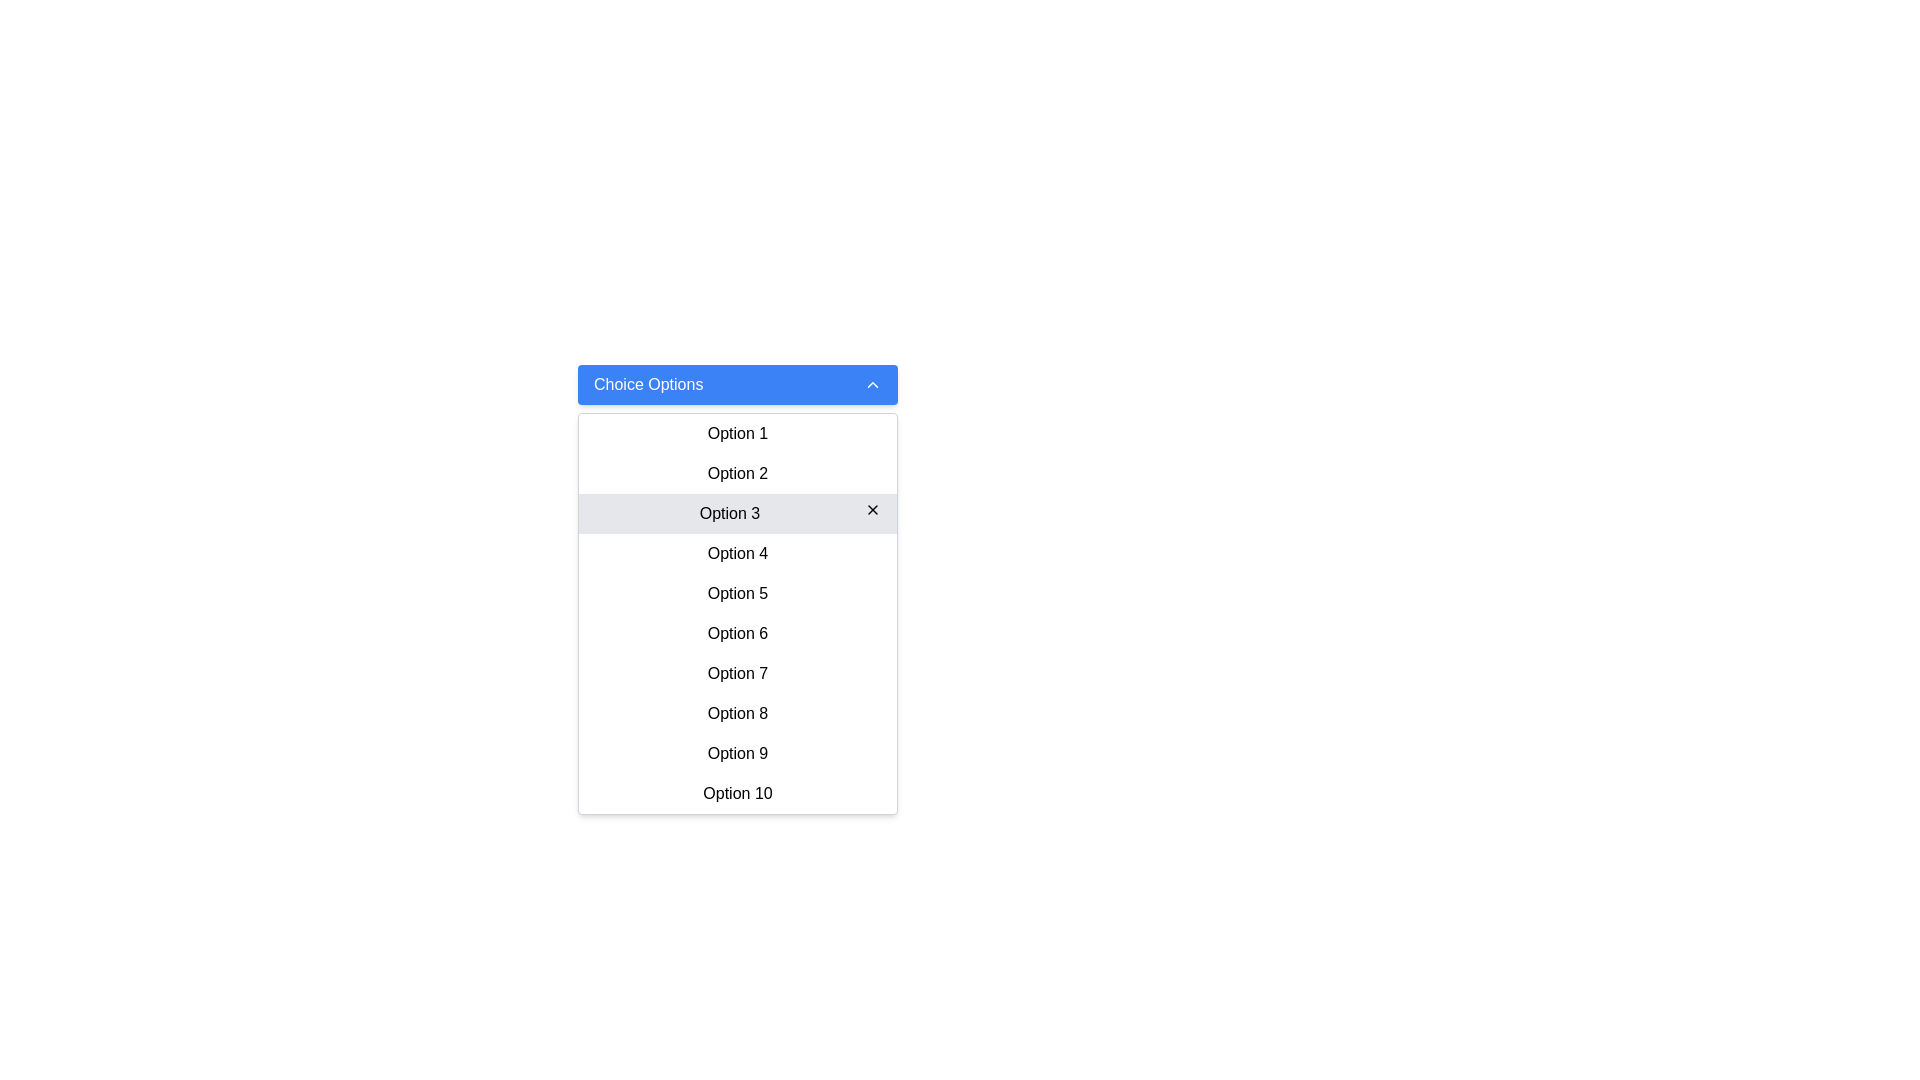  I want to click on the 'Option 2' in the 'Choice Options' dropdown menu, so click(737, 474).